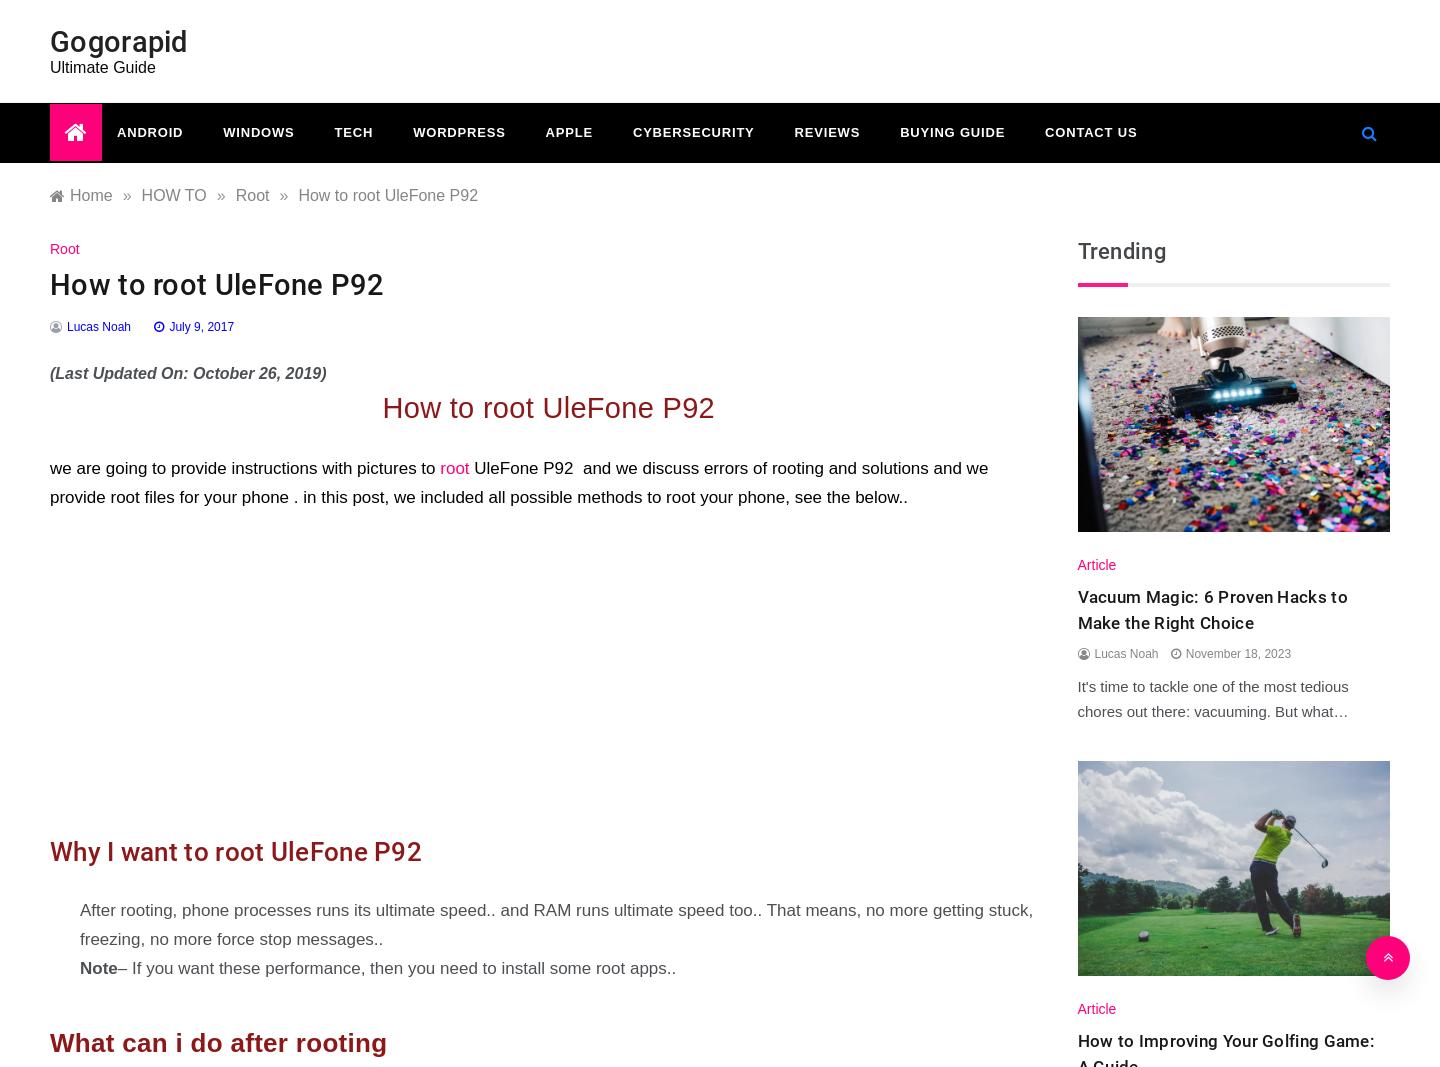 This screenshot has height=1067, width=1440. Describe the element at coordinates (517, 482) in the screenshot. I see `'UleFone P92  and we discuss errors of rooting and solutions and we provide root files for your phone . in this post, we included all possible methods to root your phone, see the below..'` at that location.